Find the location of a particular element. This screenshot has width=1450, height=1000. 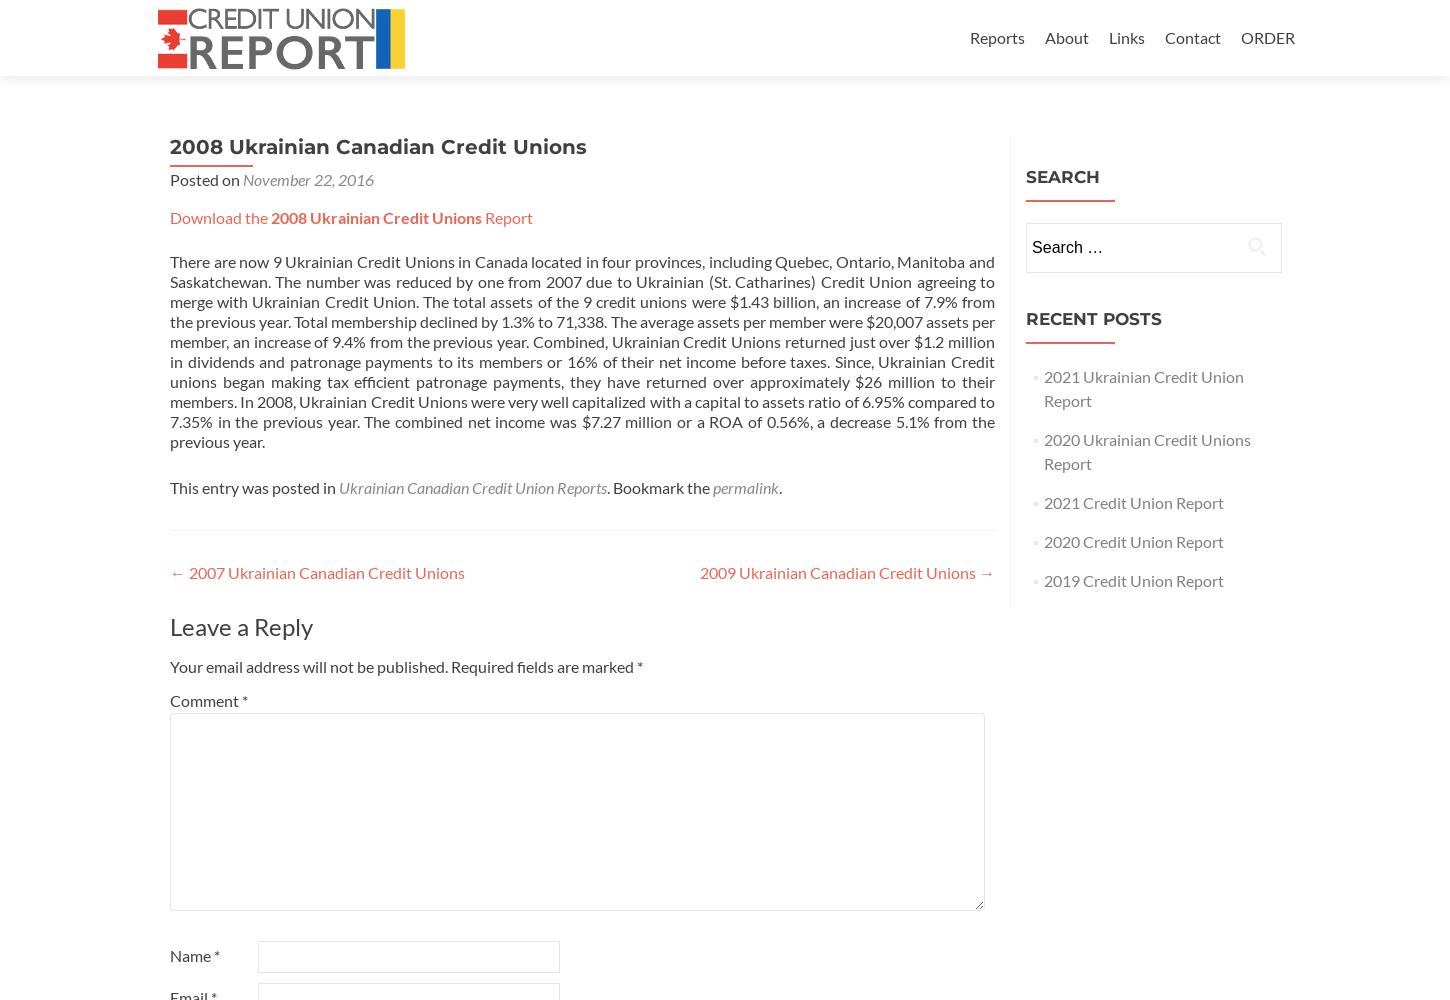

'Your email address will not be published.' is located at coordinates (308, 666).